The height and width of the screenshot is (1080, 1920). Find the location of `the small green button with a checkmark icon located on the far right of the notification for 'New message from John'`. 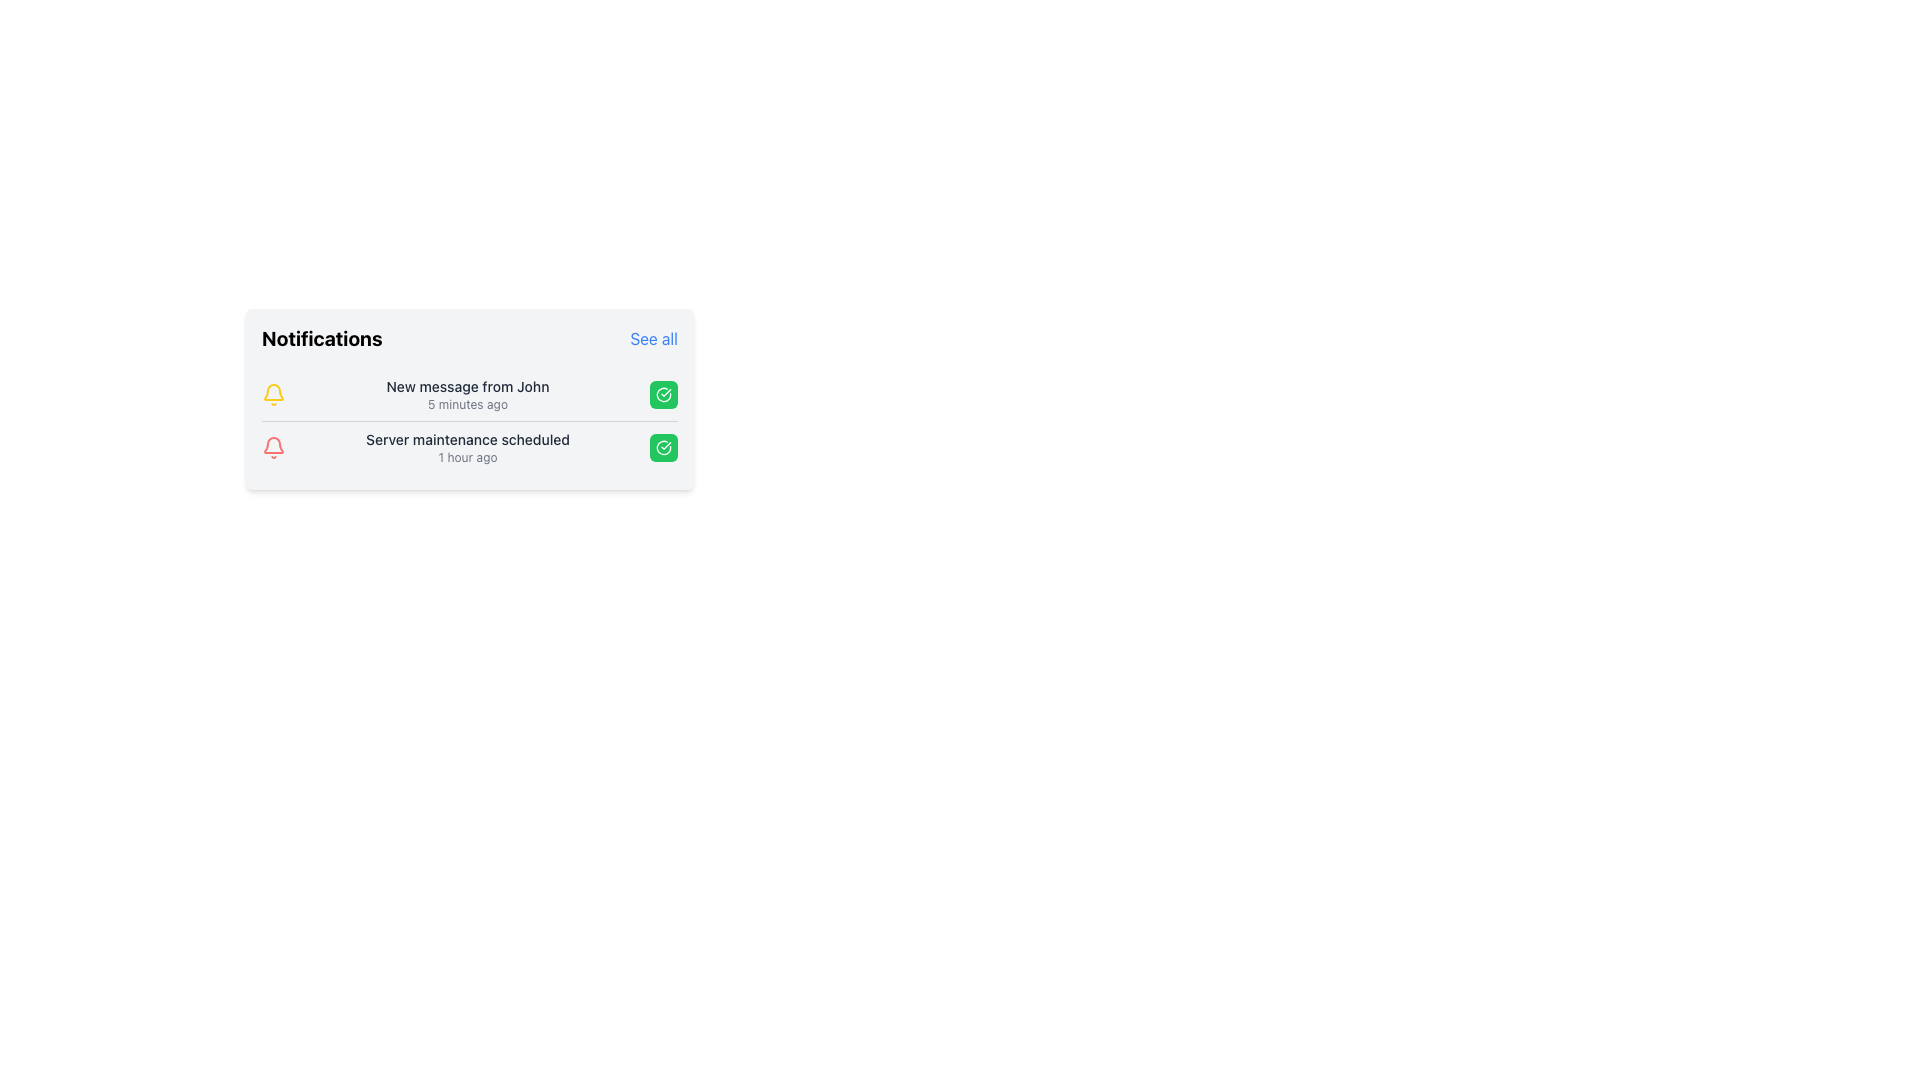

the small green button with a checkmark icon located on the far right of the notification for 'New message from John' is located at coordinates (663, 394).